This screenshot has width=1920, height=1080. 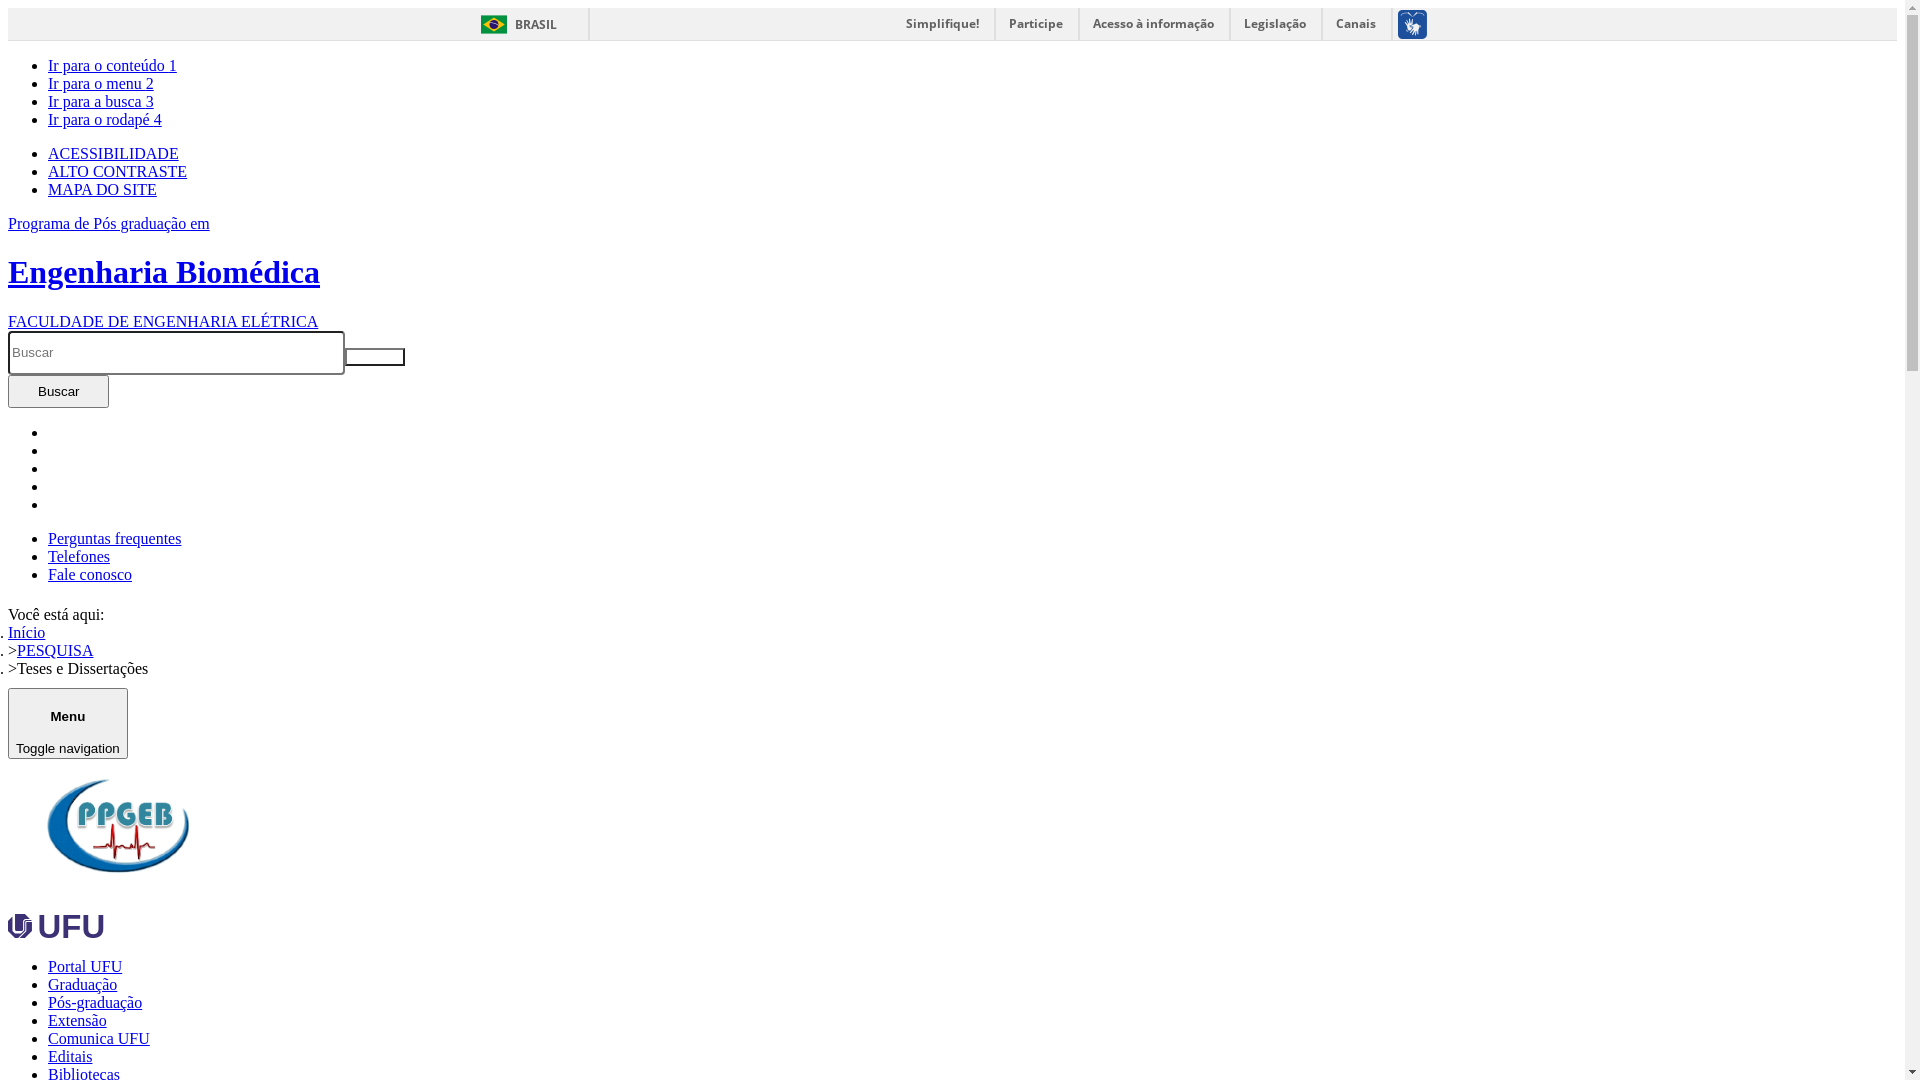 What do you see at coordinates (58, 391) in the screenshot?
I see `'Buscar'` at bounding box center [58, 391].